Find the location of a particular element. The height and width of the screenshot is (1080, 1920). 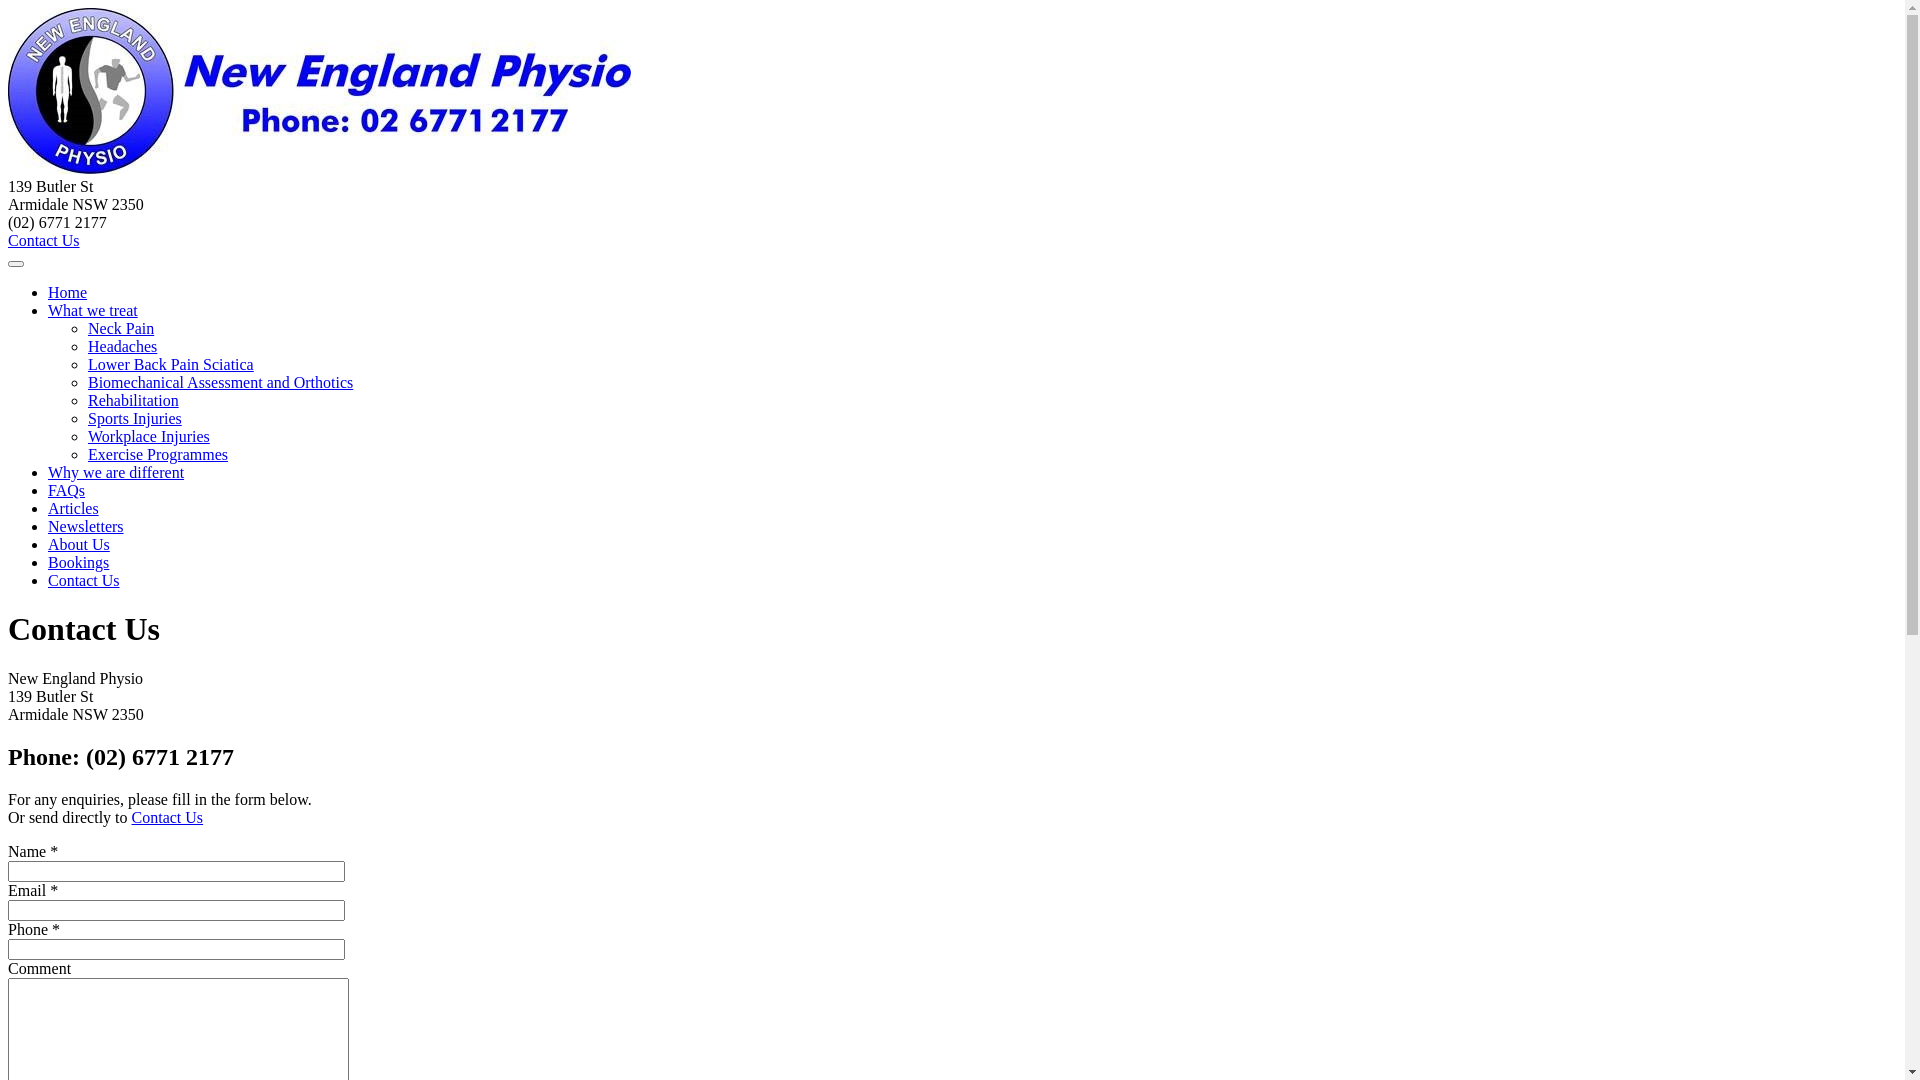

'Why we are different' is located at coordinates (114, 472).